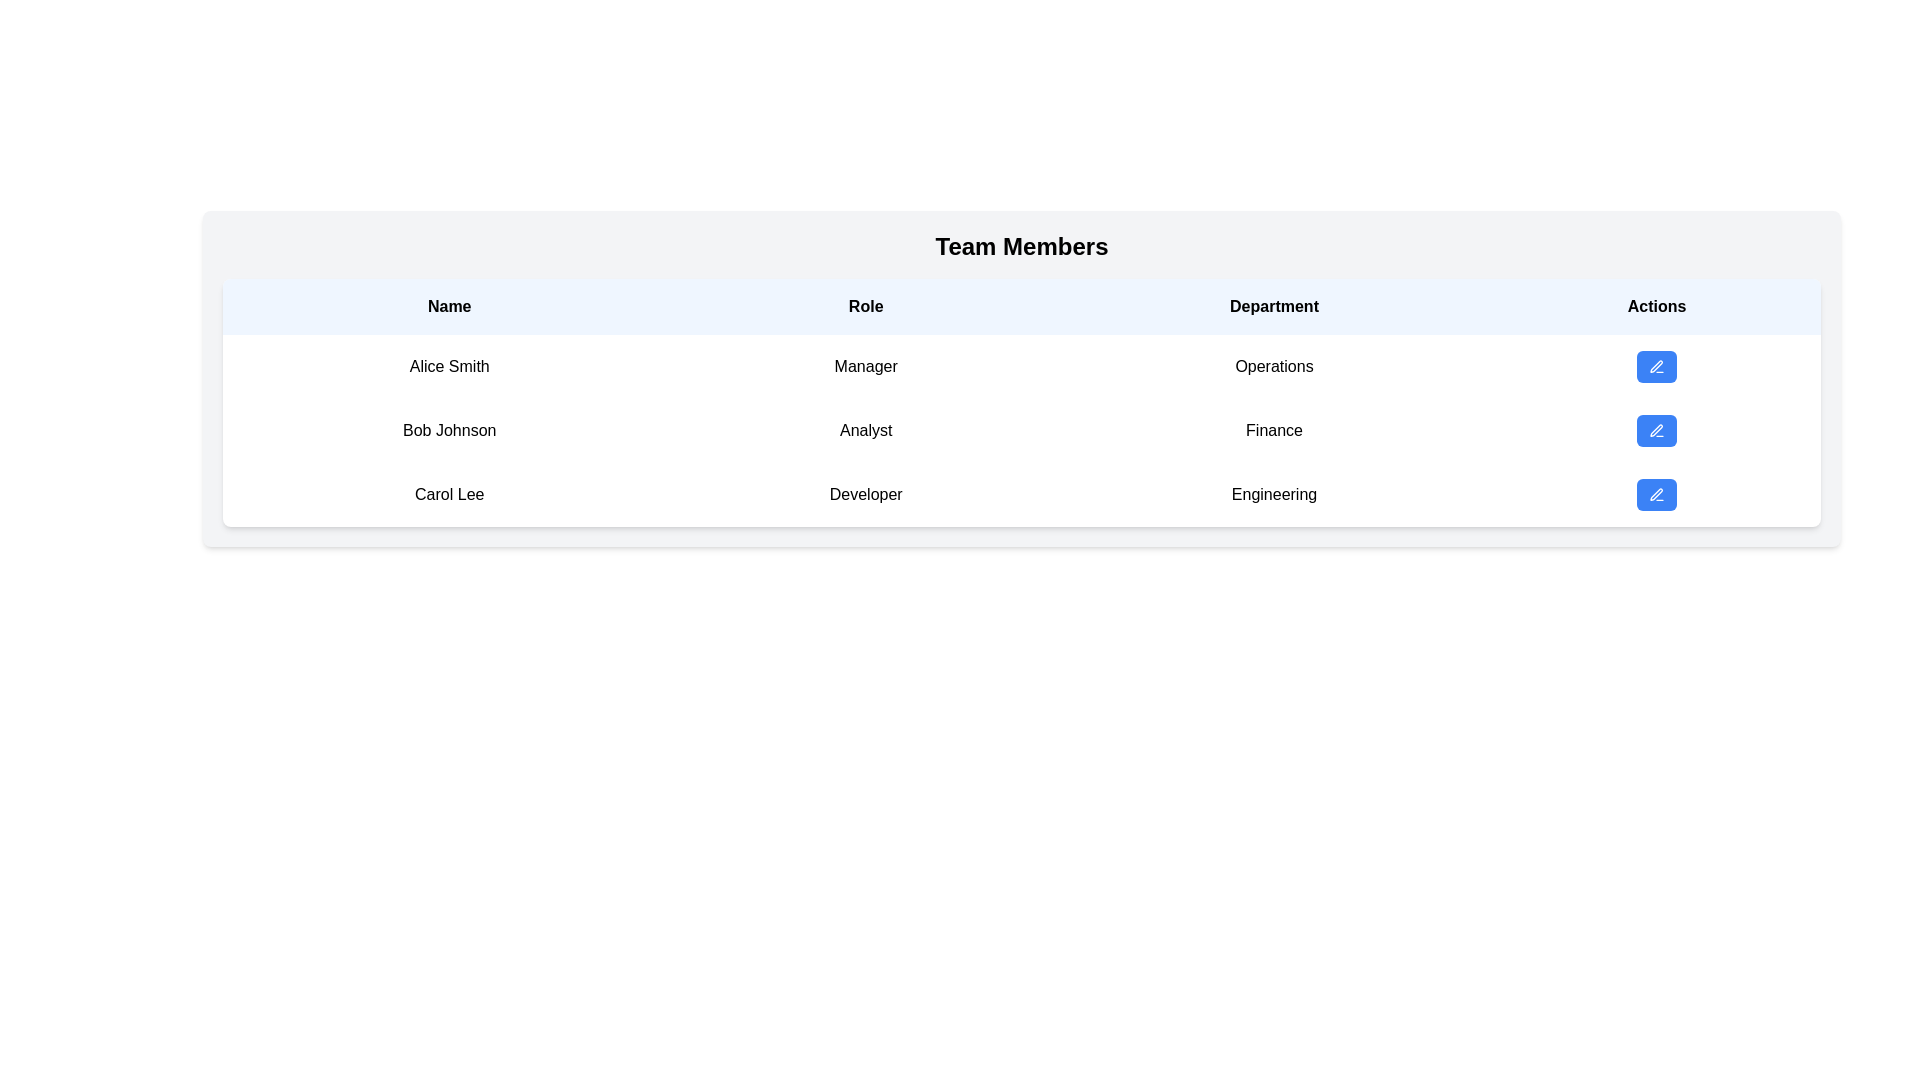  What do you see at coordinates (1656, 430) in the screenshot?
I see `the small, rounded rectangular blue button with a pen icon in the Actions column of the second row, which corresponds to 'Bob Johnson' in the 'Finance' department` at bounding box center [1656, 430].